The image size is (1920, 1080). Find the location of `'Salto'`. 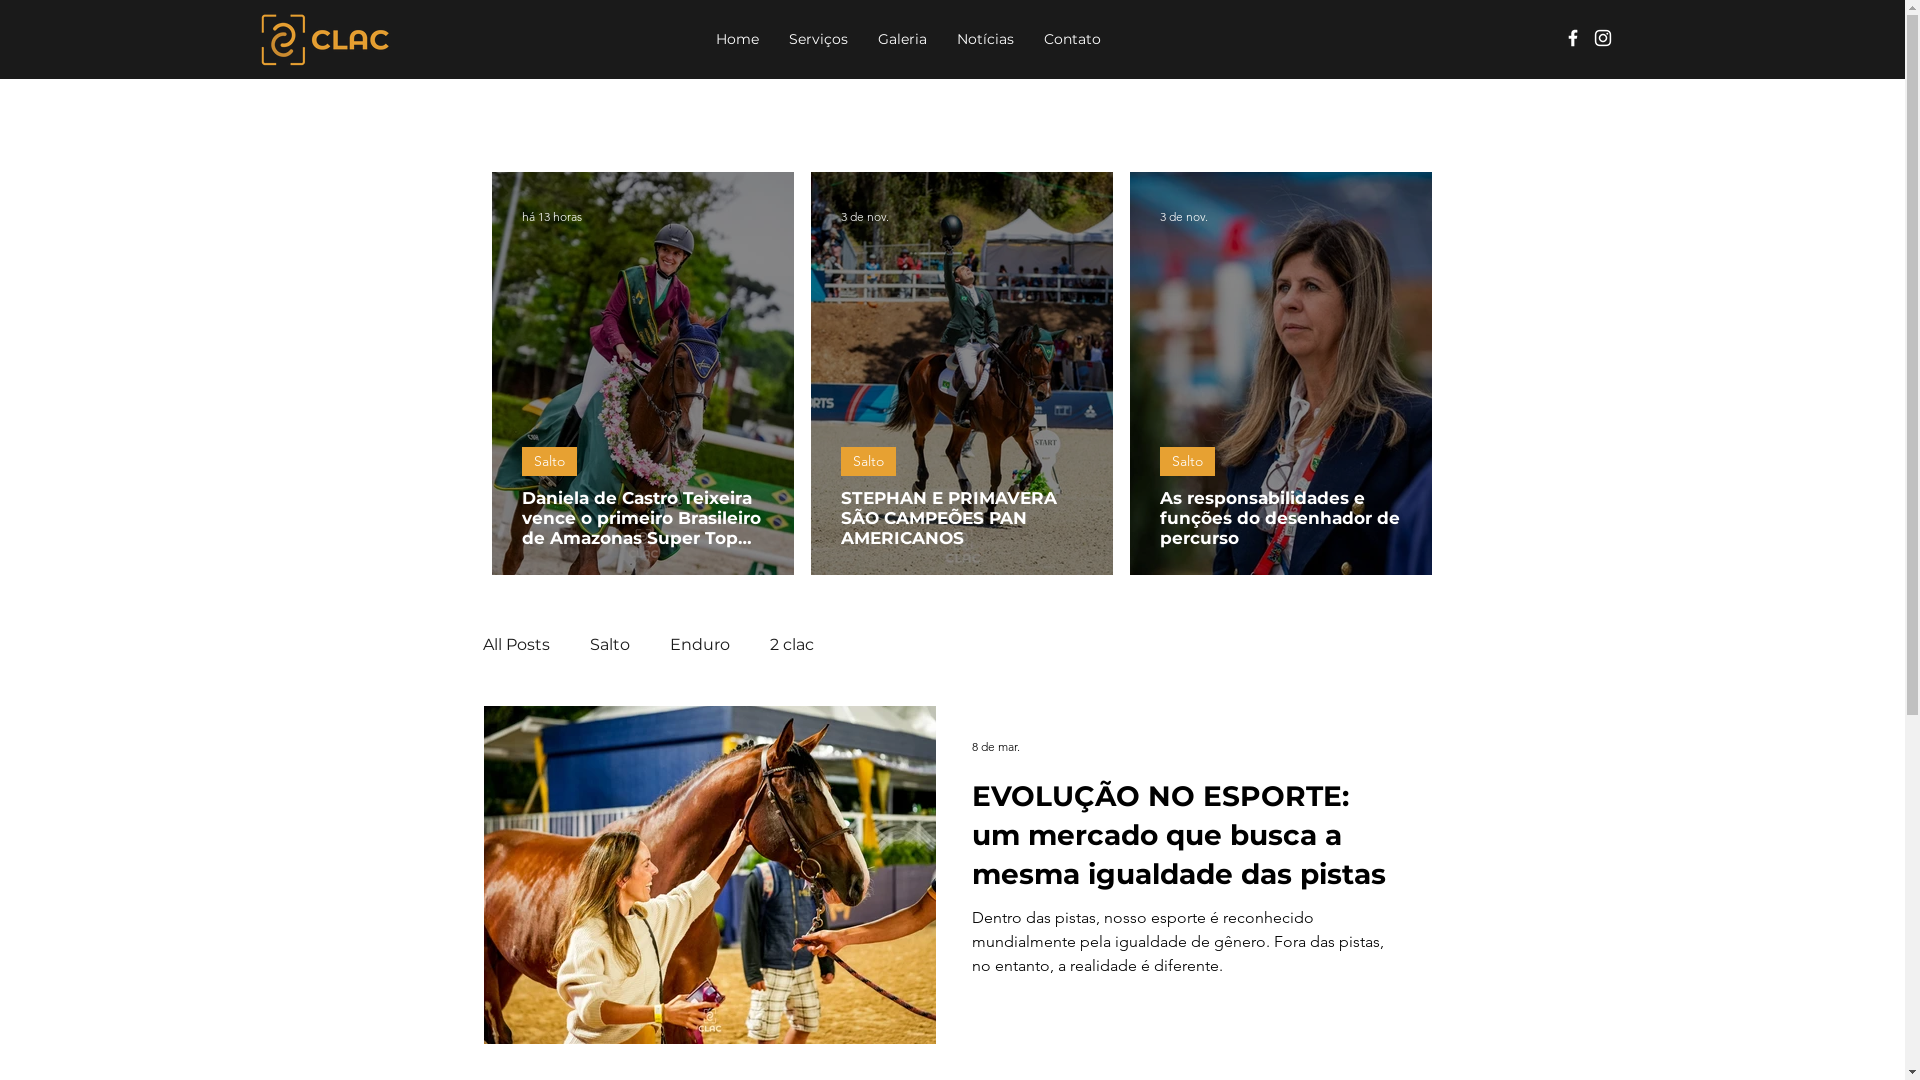

'Salto' is located at coordinates (1187, 461).